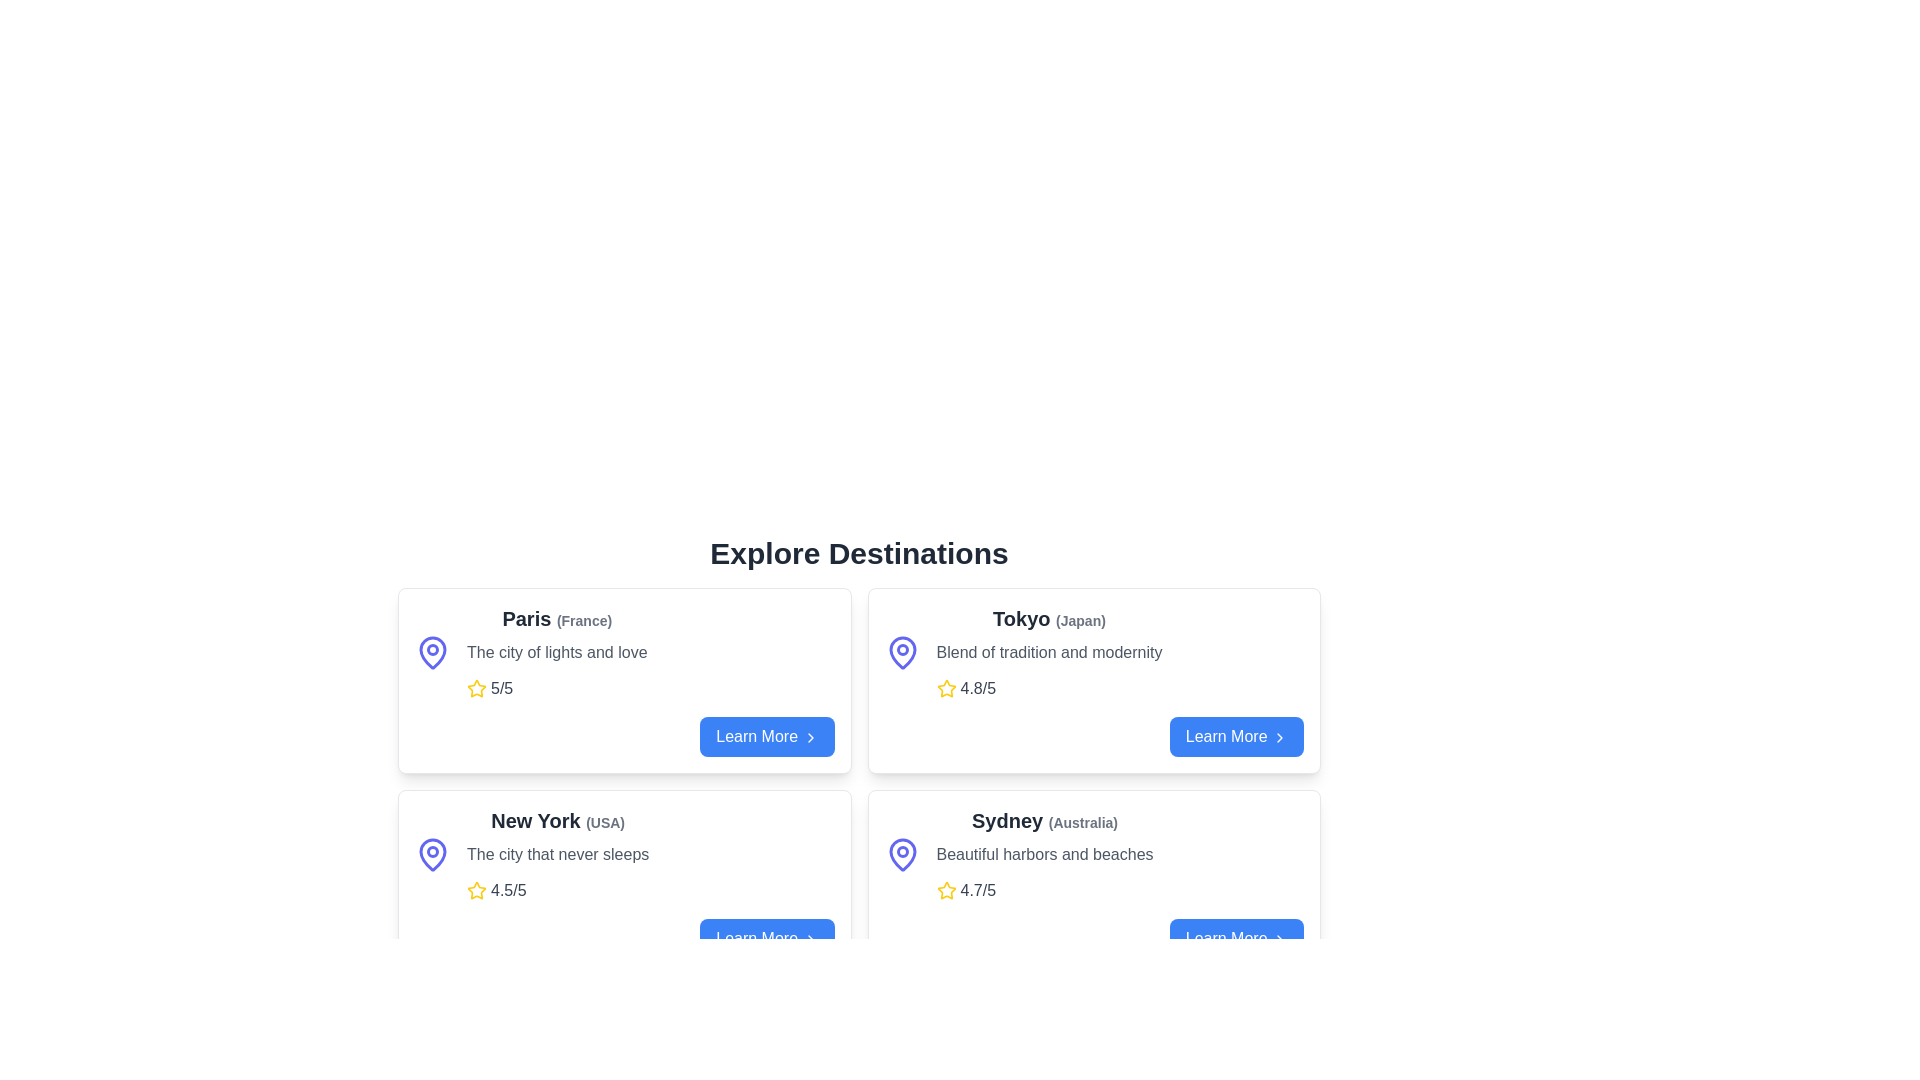  Describe the element at coordinates (431, 652) in the screenshot. I see `the map pin icon located at the top-left corner of the card representing 'Paris', which is positioned to the left of the text 'Paris (France)'` at that location.